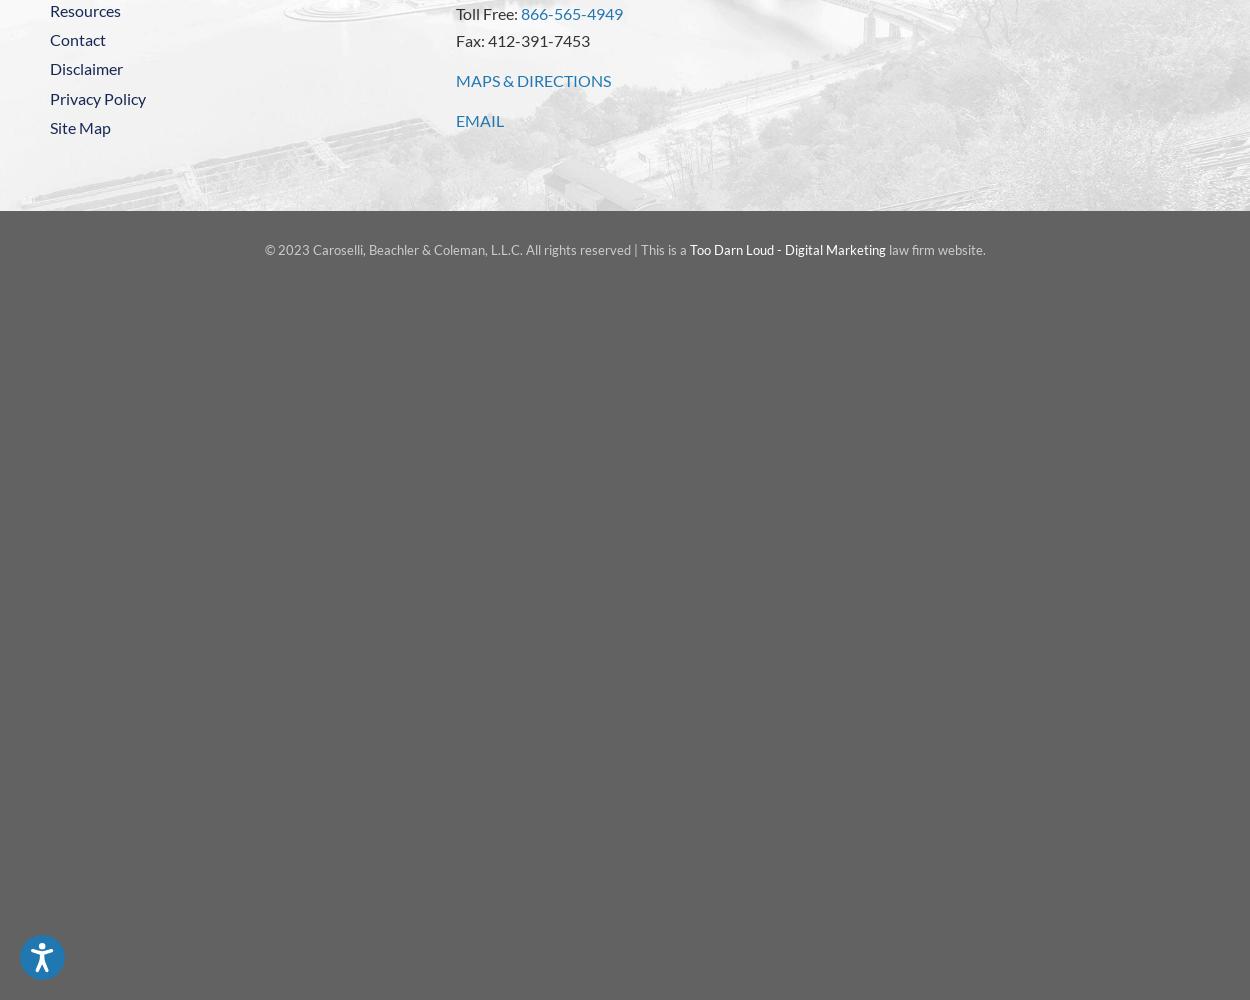 Image resolution: width=1250 pixels, height=1000 pixels. What do you see at coordinates (264, 250) in the screenshot?
I see `'© 2023 Caroselli, Beachler & Coleman, L.L.C. All rights reserved | This is a'` at bounding box center [264, 250].